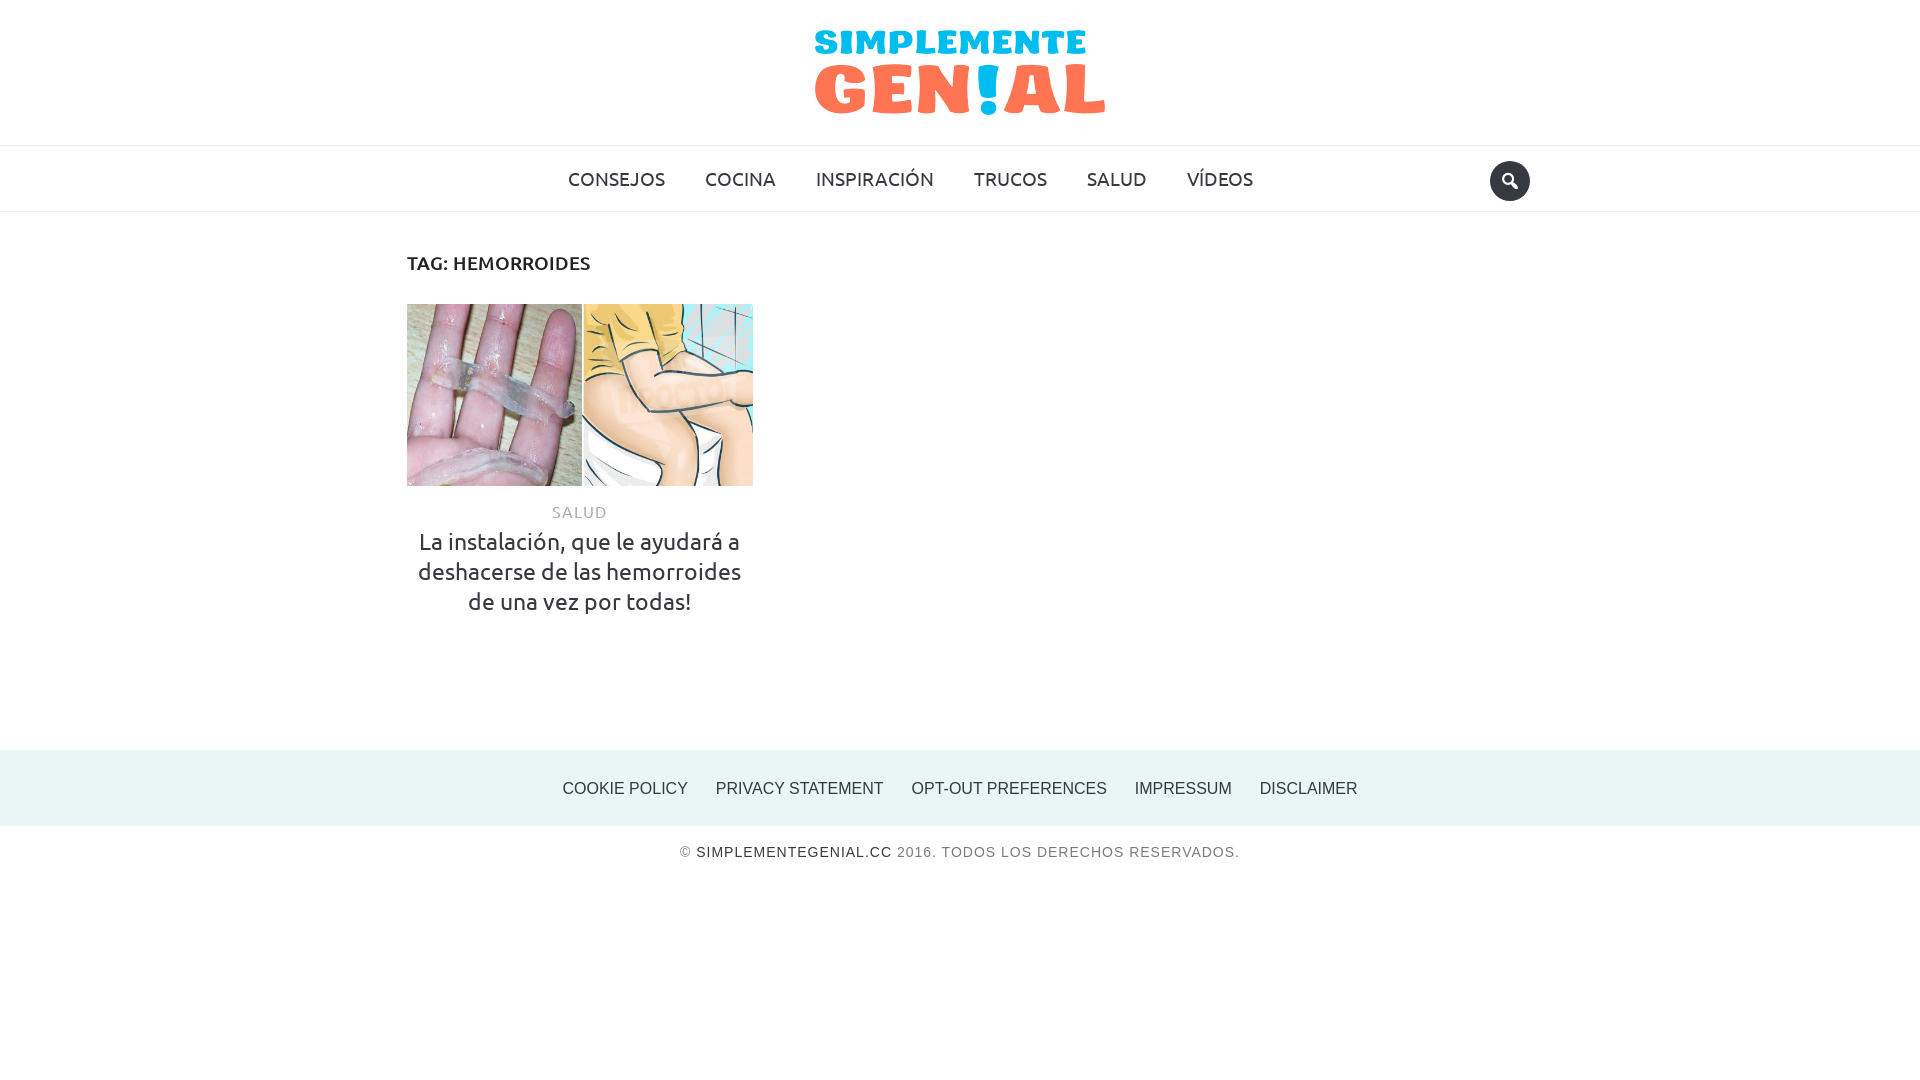 This screenshot has width=1920, height=1080. What do you see at coordinates (1183, 787) in the screenshot?
I see `'IMPRESSUM'` at bounding box center [1183, 787].